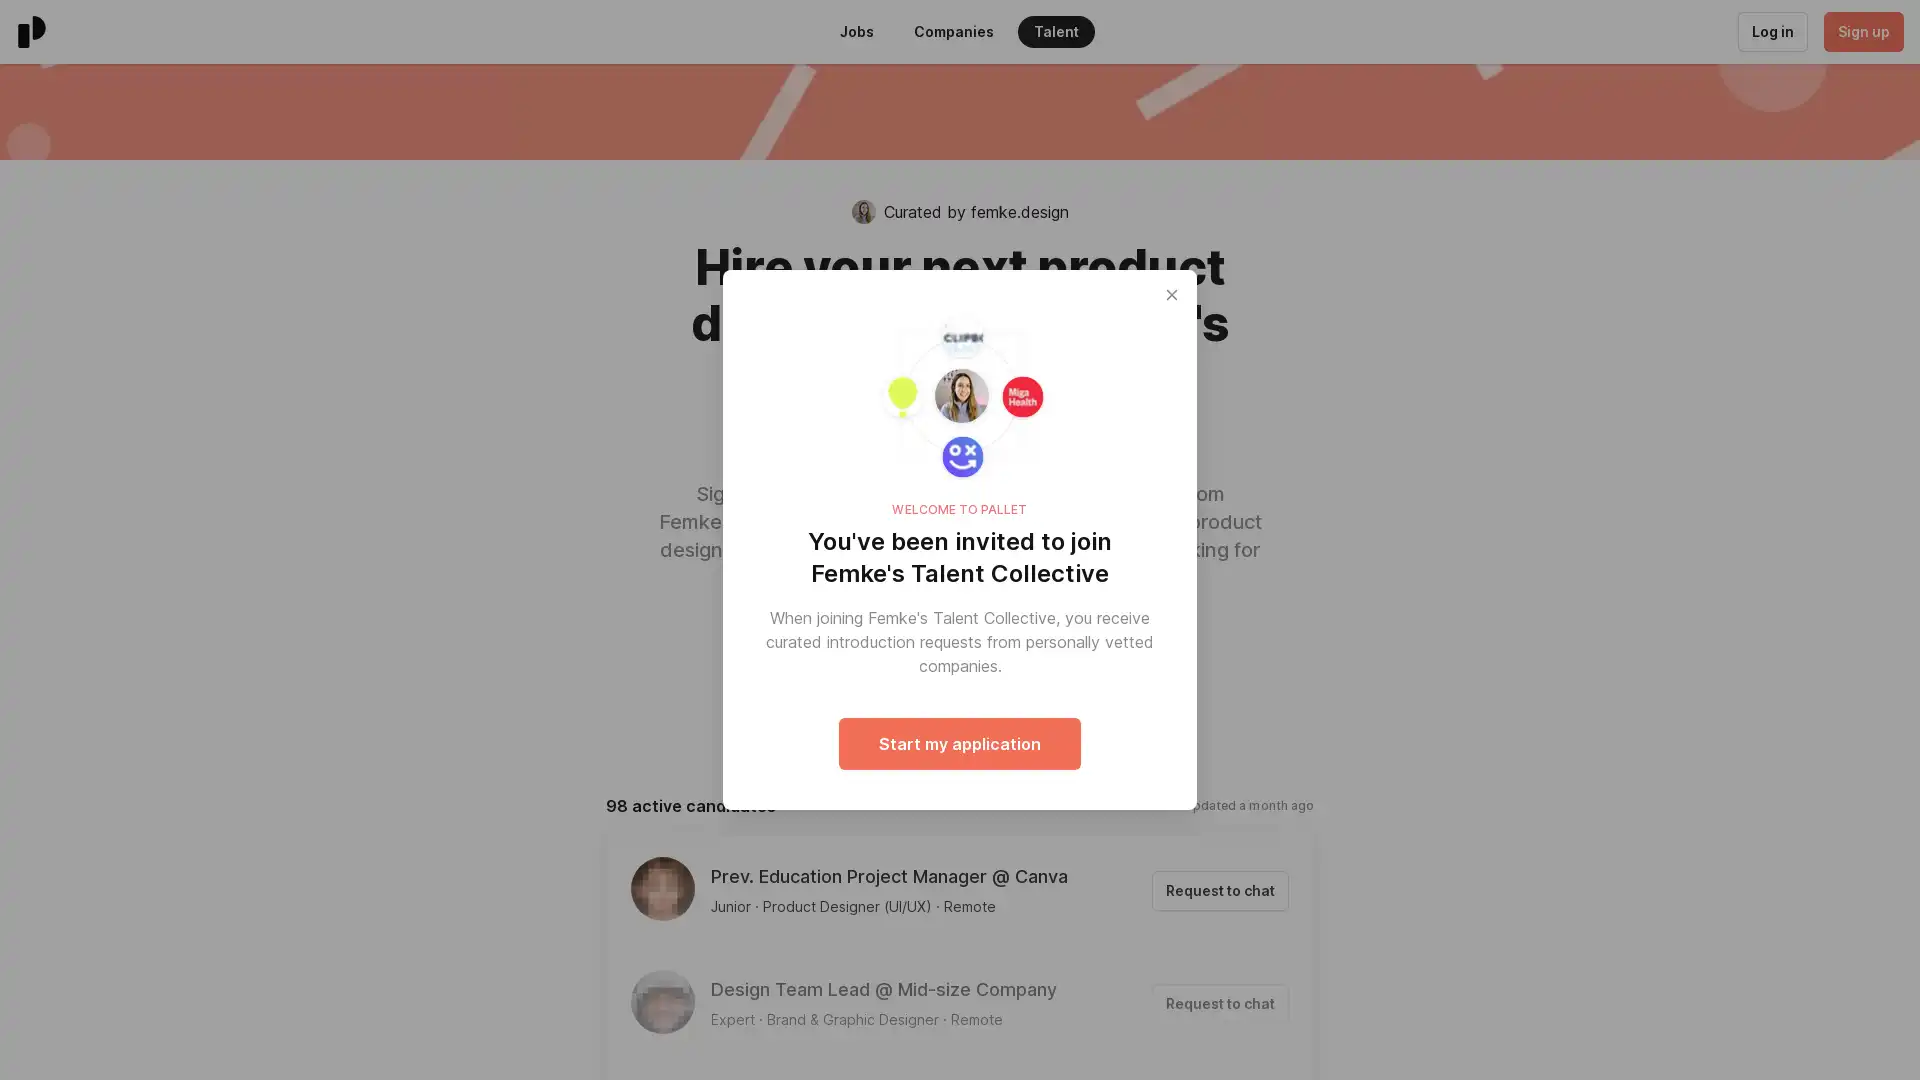  I want to click on Start my application, so click(960, 744).